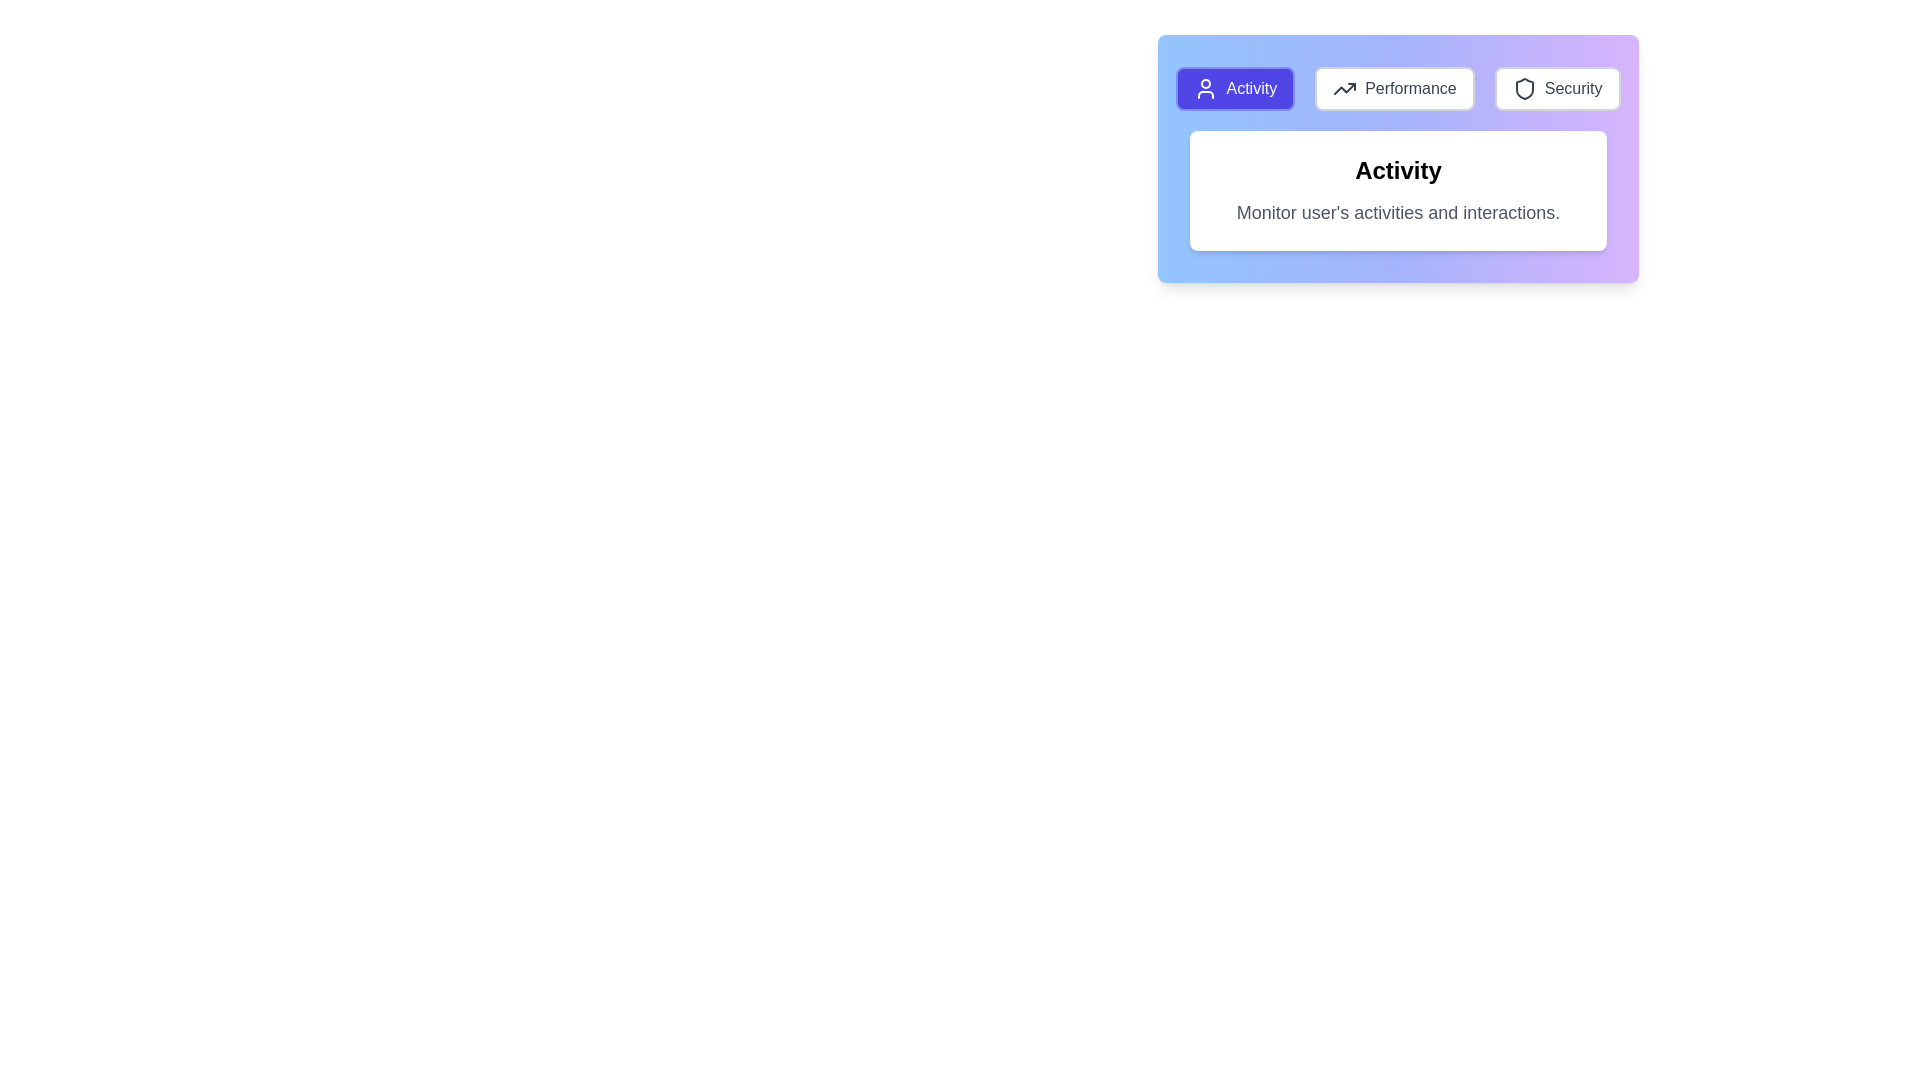  I want to click on the shield icon located within the 'Security' button in the top-right section of the interactive header panel, so click(1523, 87).